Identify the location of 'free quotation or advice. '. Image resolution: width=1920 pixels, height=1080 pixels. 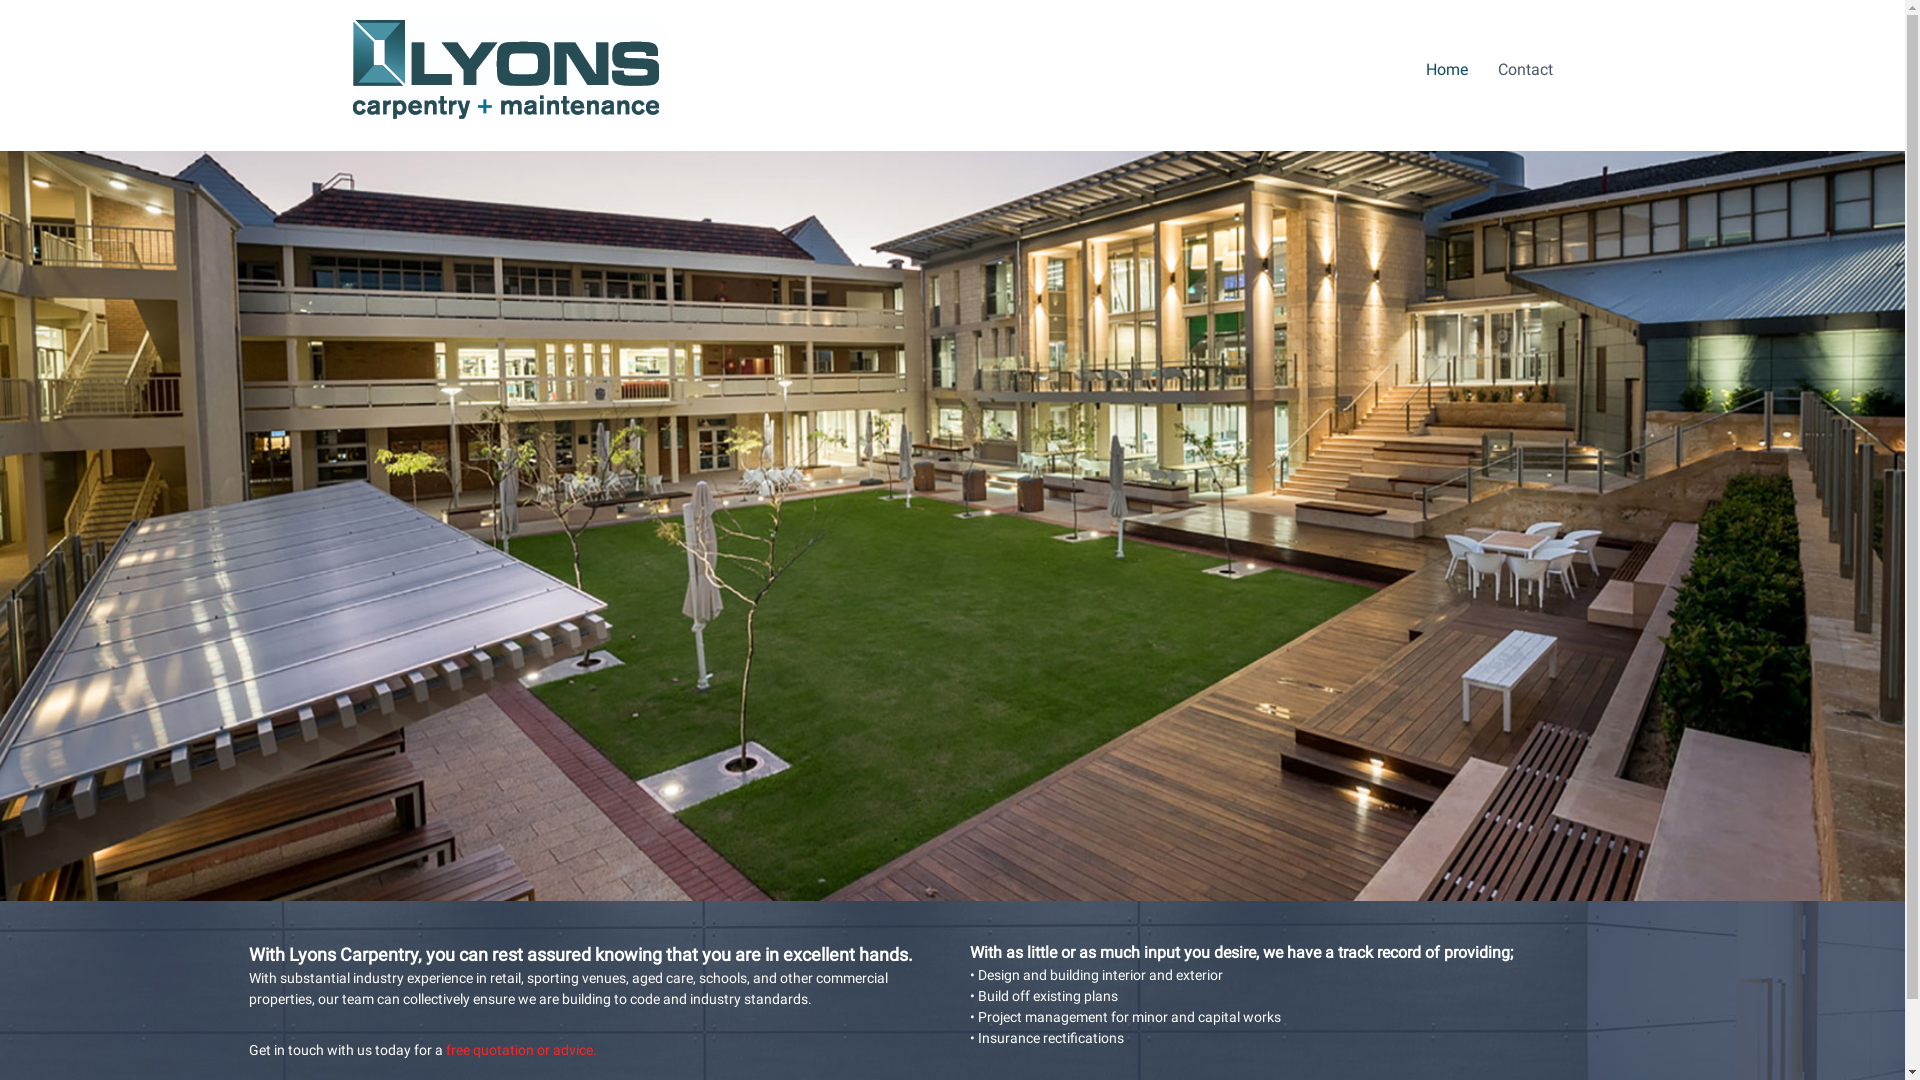
(523, 1048).